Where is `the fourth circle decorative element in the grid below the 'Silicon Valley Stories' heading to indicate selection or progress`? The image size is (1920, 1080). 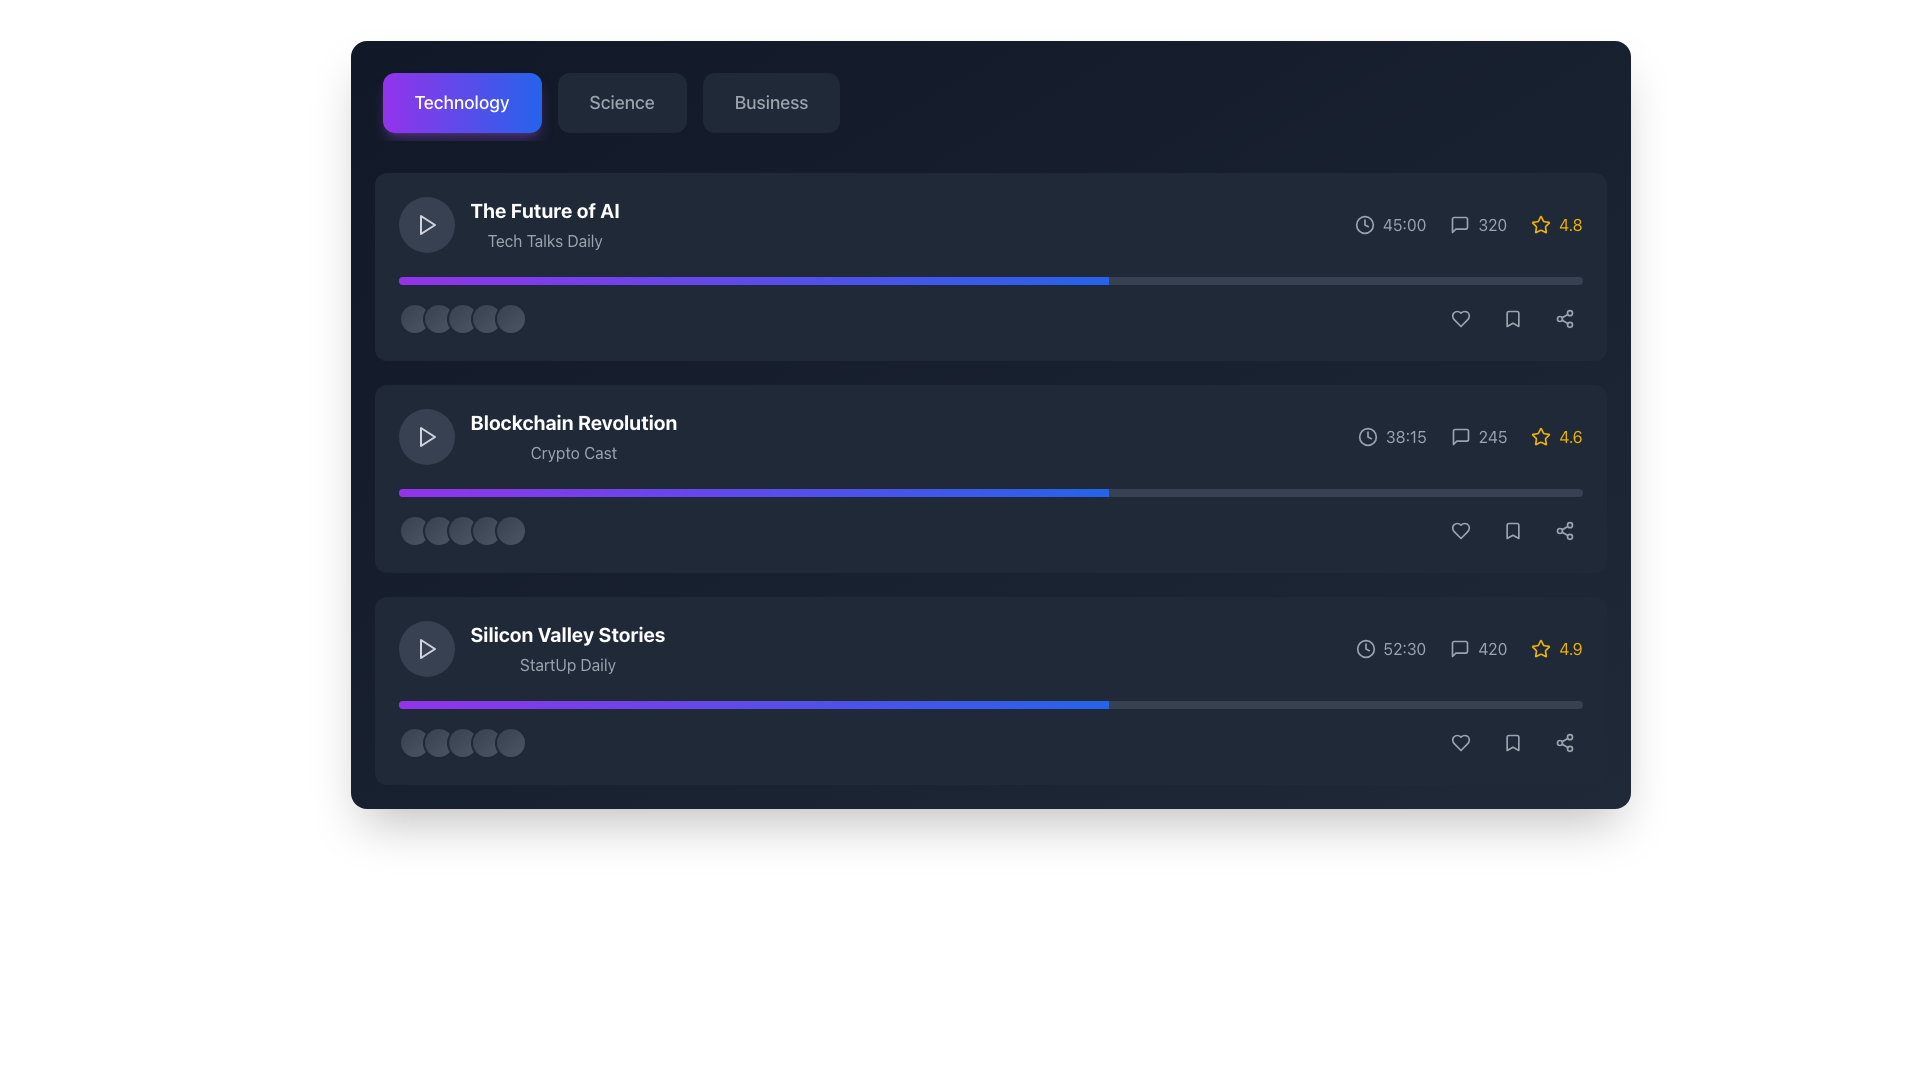
the fourth circle decorative element in the grid below the 'Silicon Valley Stories' heading to indicate selection or progress is located at coordinates (486, 743).